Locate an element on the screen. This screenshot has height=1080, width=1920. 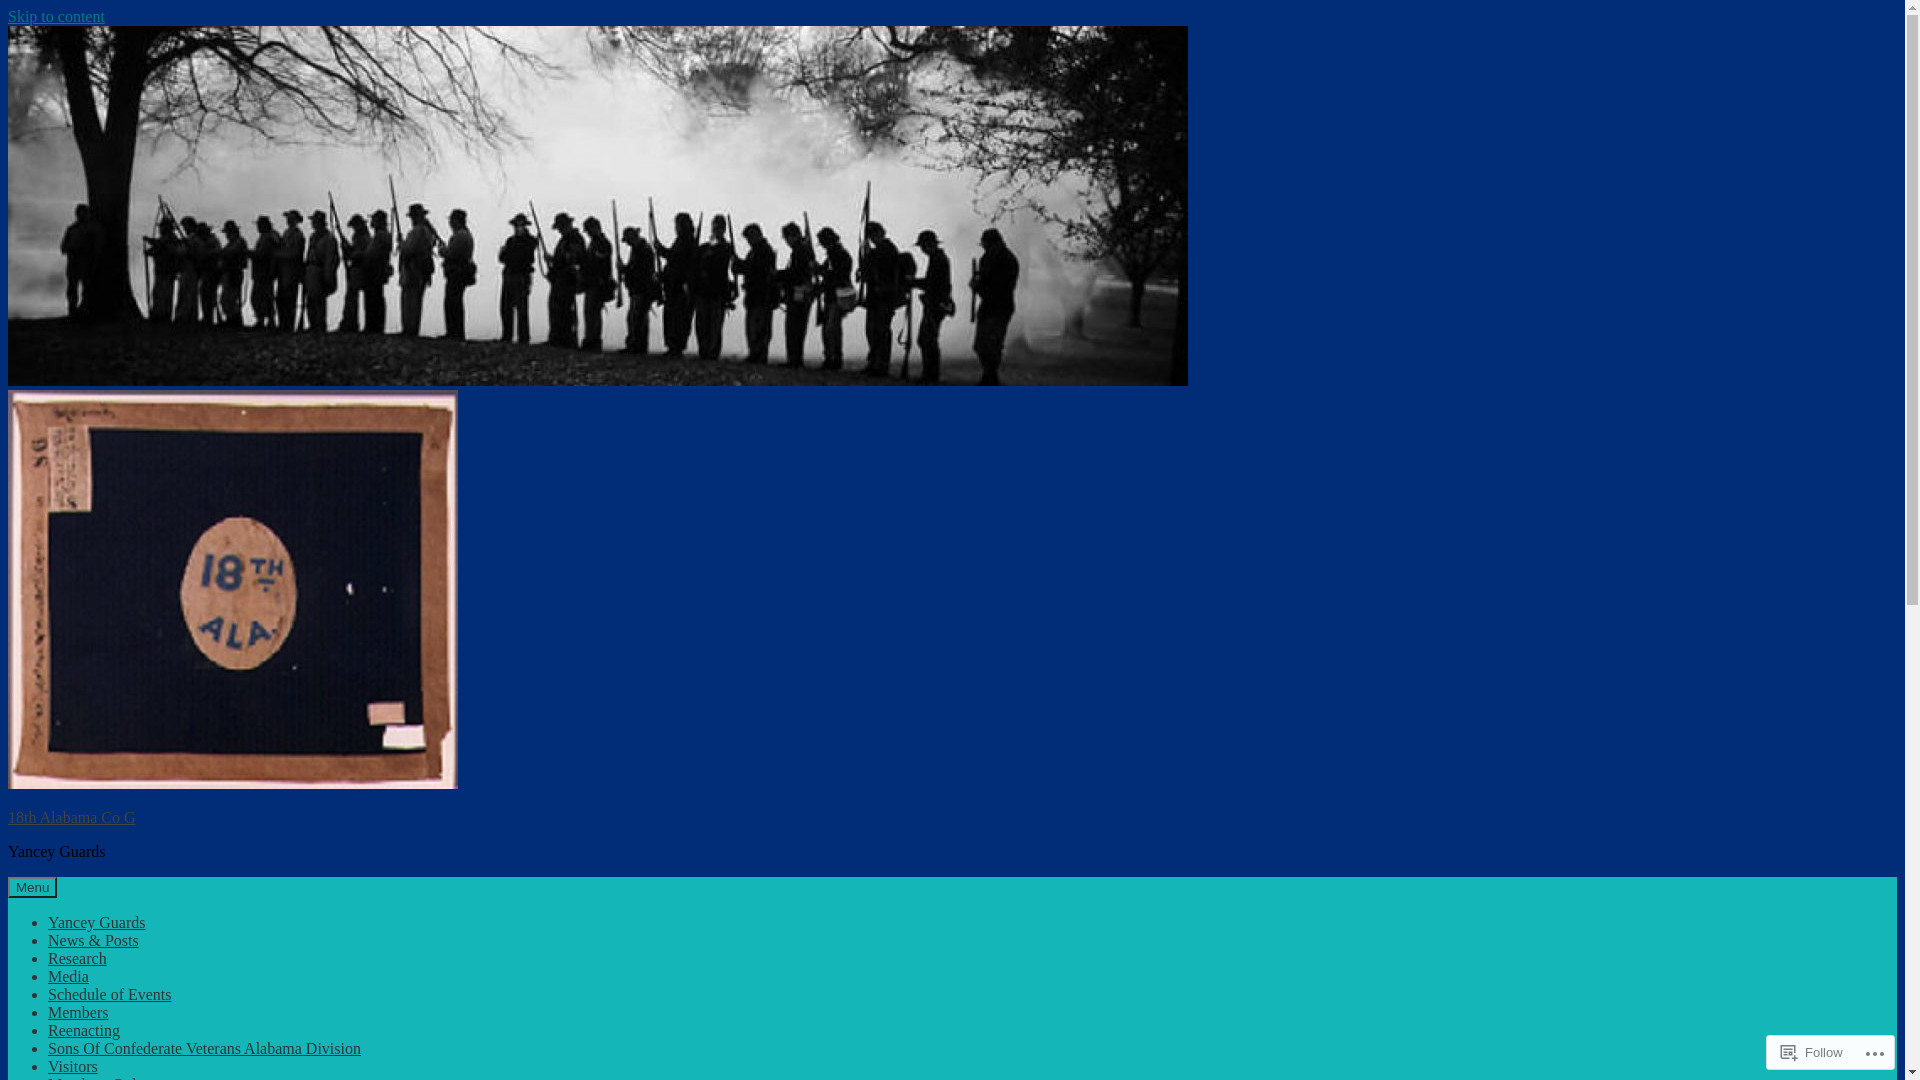
'Media' is located at coordinates (68, 975).